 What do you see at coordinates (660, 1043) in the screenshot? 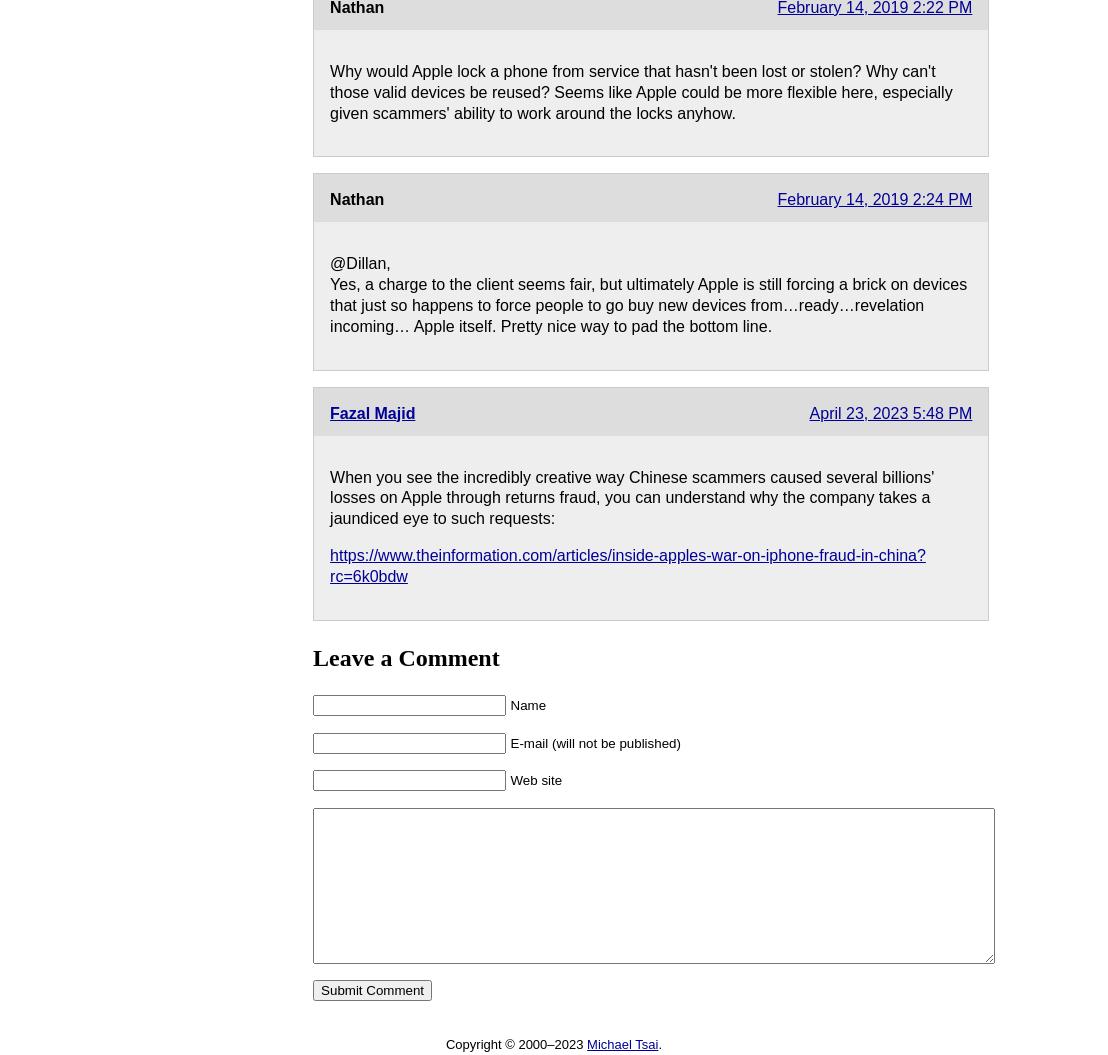
I see `'.'` at bounding box center [660, 1043].